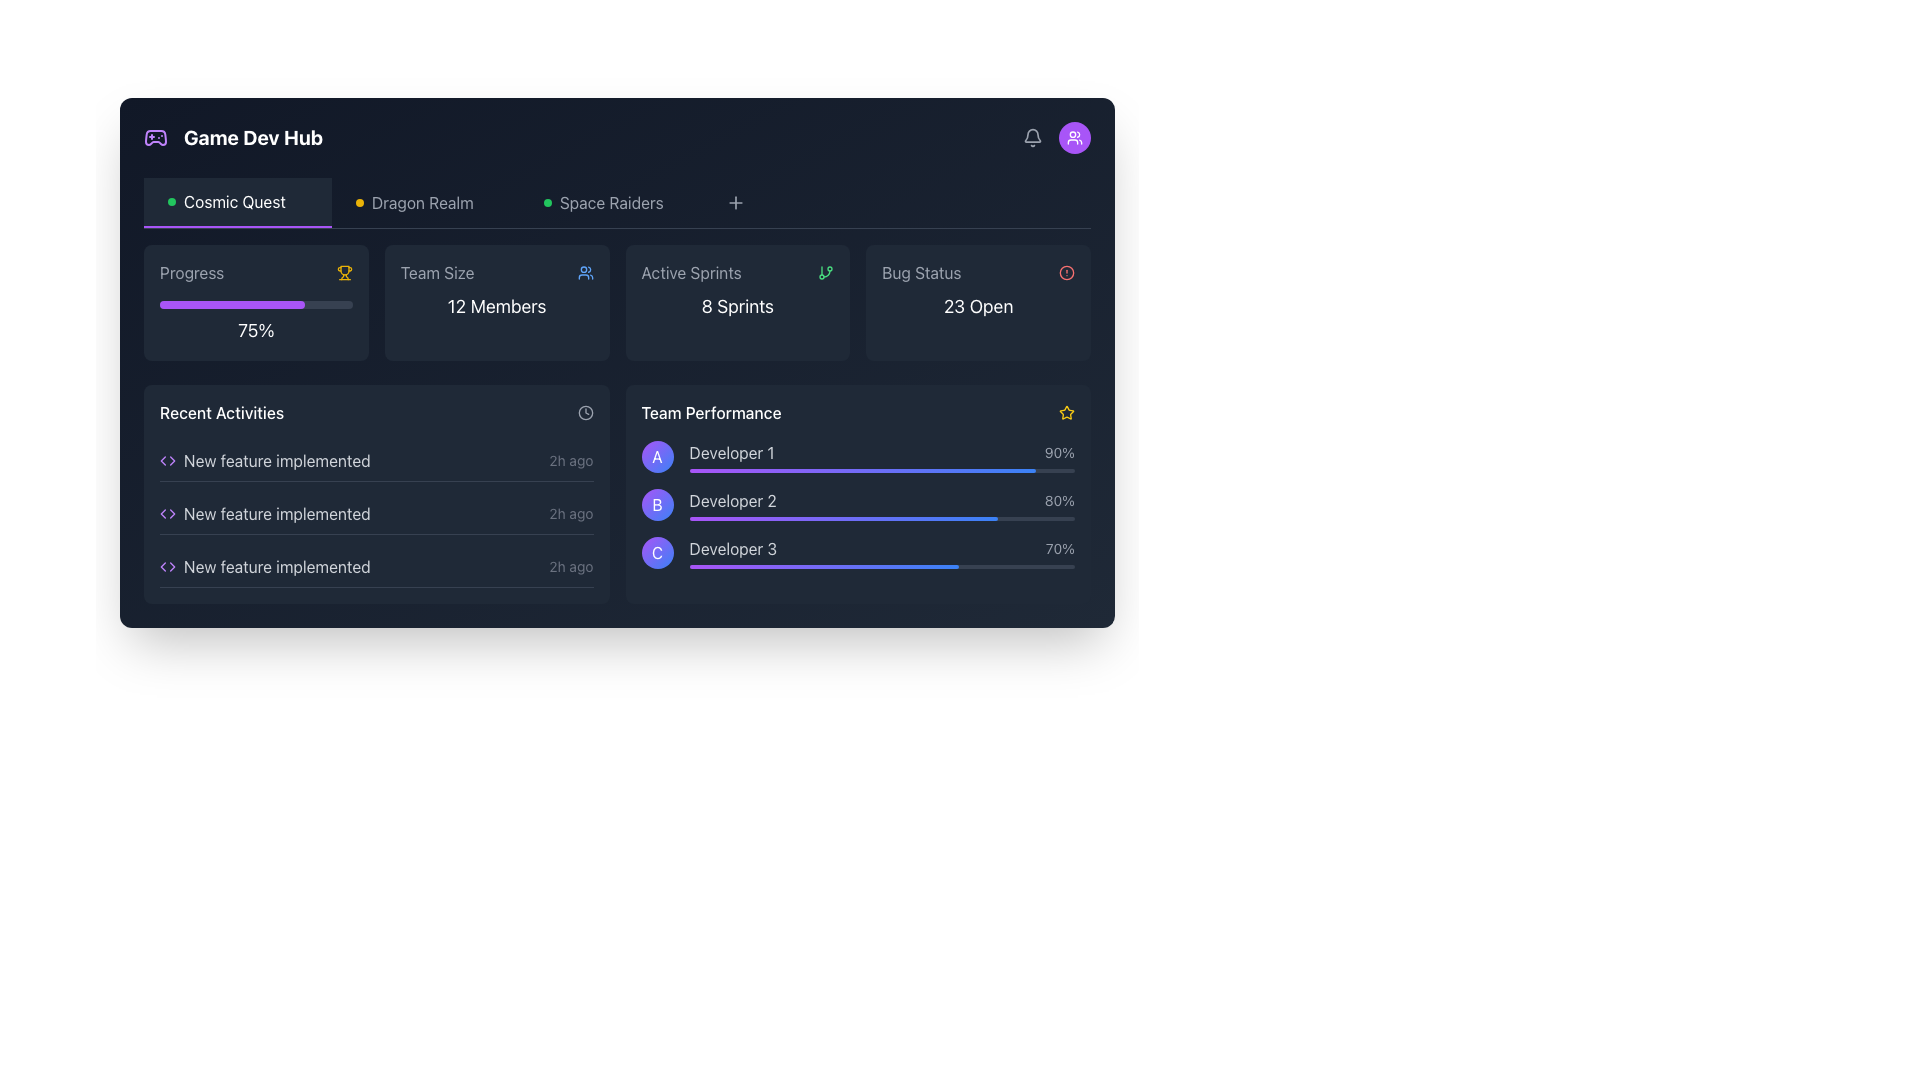  Describe the element at coordinates (436, 273) in the screenshot. I see `the text label describing the team size, which is positioned above '12 Members' and to the left of a blue icon of a group of people` at that location.